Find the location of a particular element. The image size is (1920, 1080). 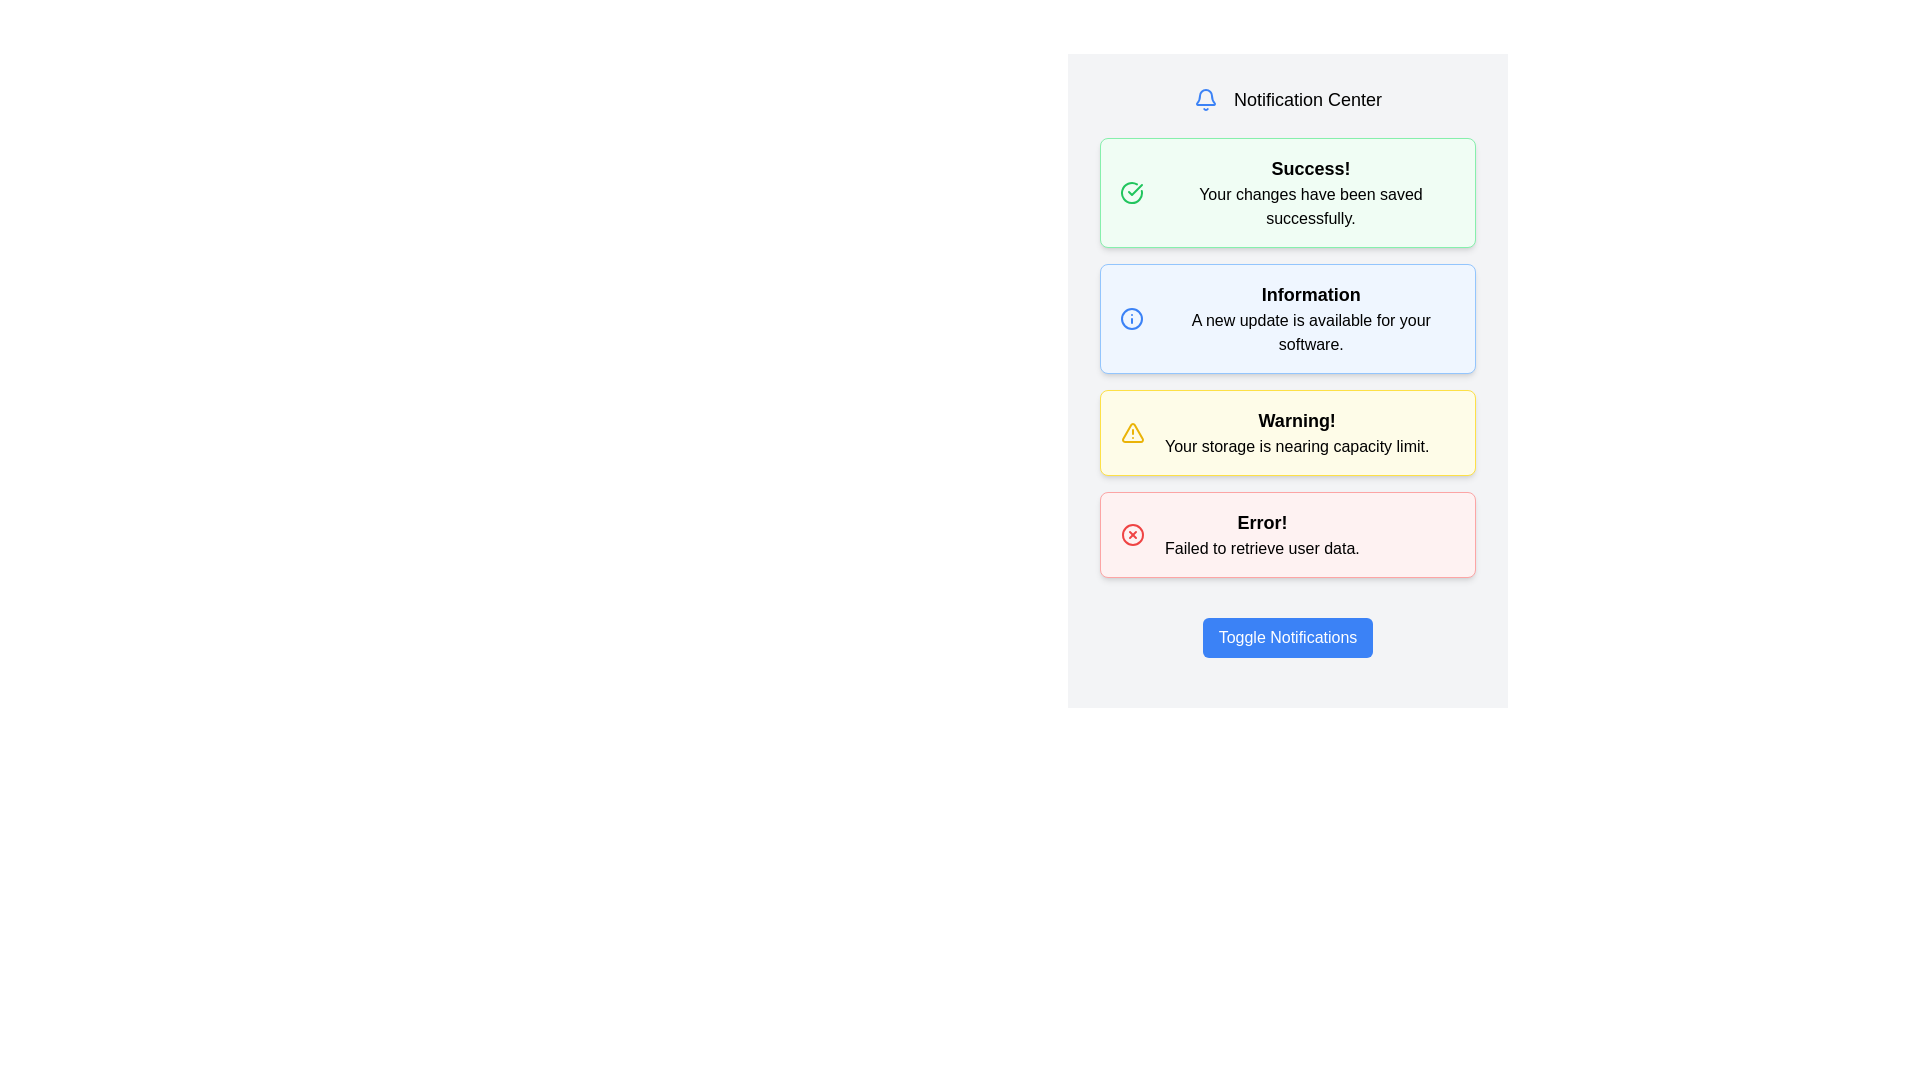

the green check icon indicating success, which is styled as a circle with a checkmark inside, located on the left side of the 'Success! Your changes have been saved successfully.' text is located at coordinates (1131, 192).